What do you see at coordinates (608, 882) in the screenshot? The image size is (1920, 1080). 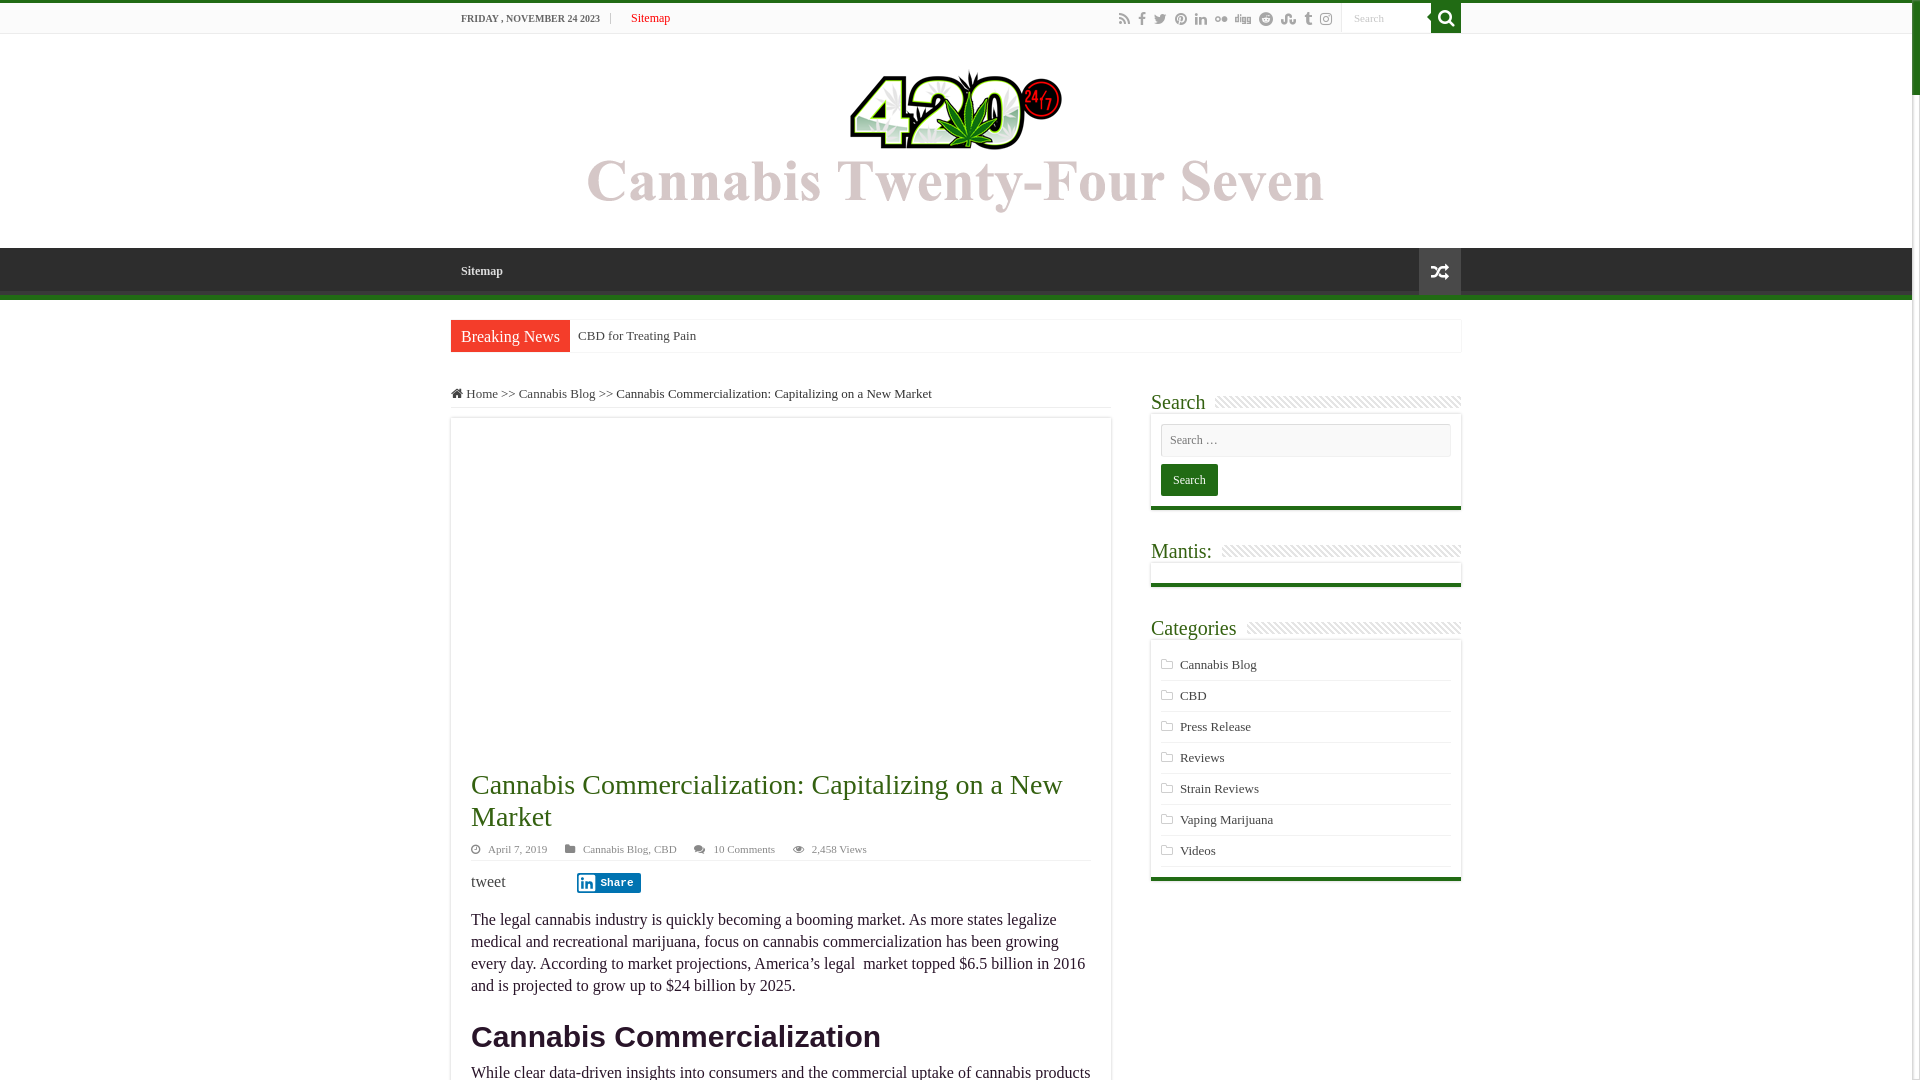 I see `'Share'` at bounding box center [608, 882].